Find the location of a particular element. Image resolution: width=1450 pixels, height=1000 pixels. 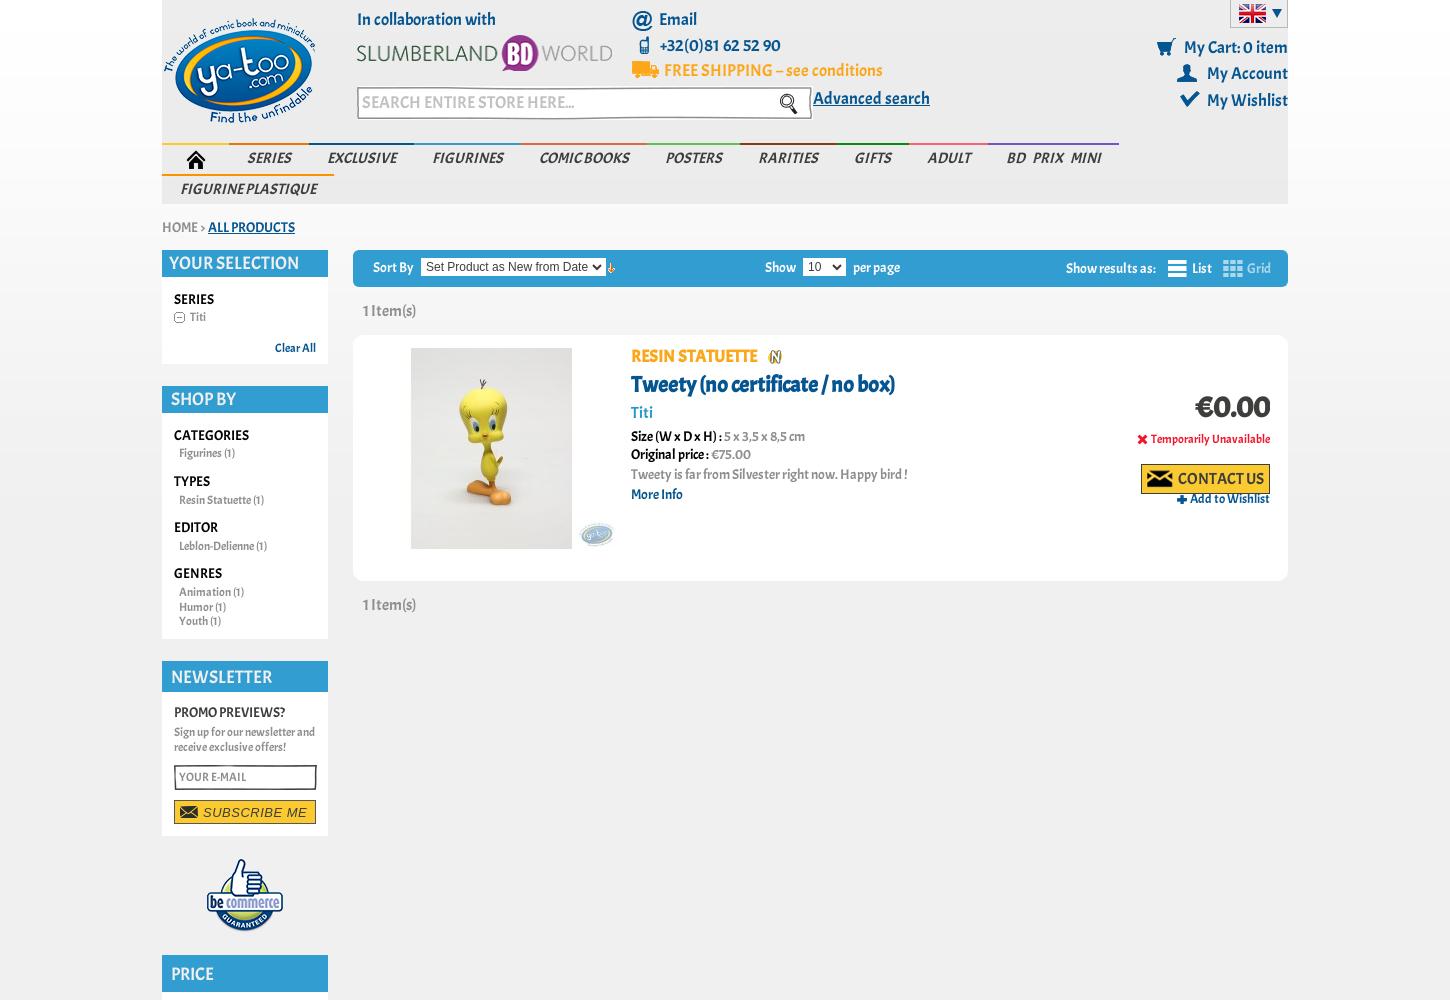

'Rarities' is located at coordinates (787, 158).